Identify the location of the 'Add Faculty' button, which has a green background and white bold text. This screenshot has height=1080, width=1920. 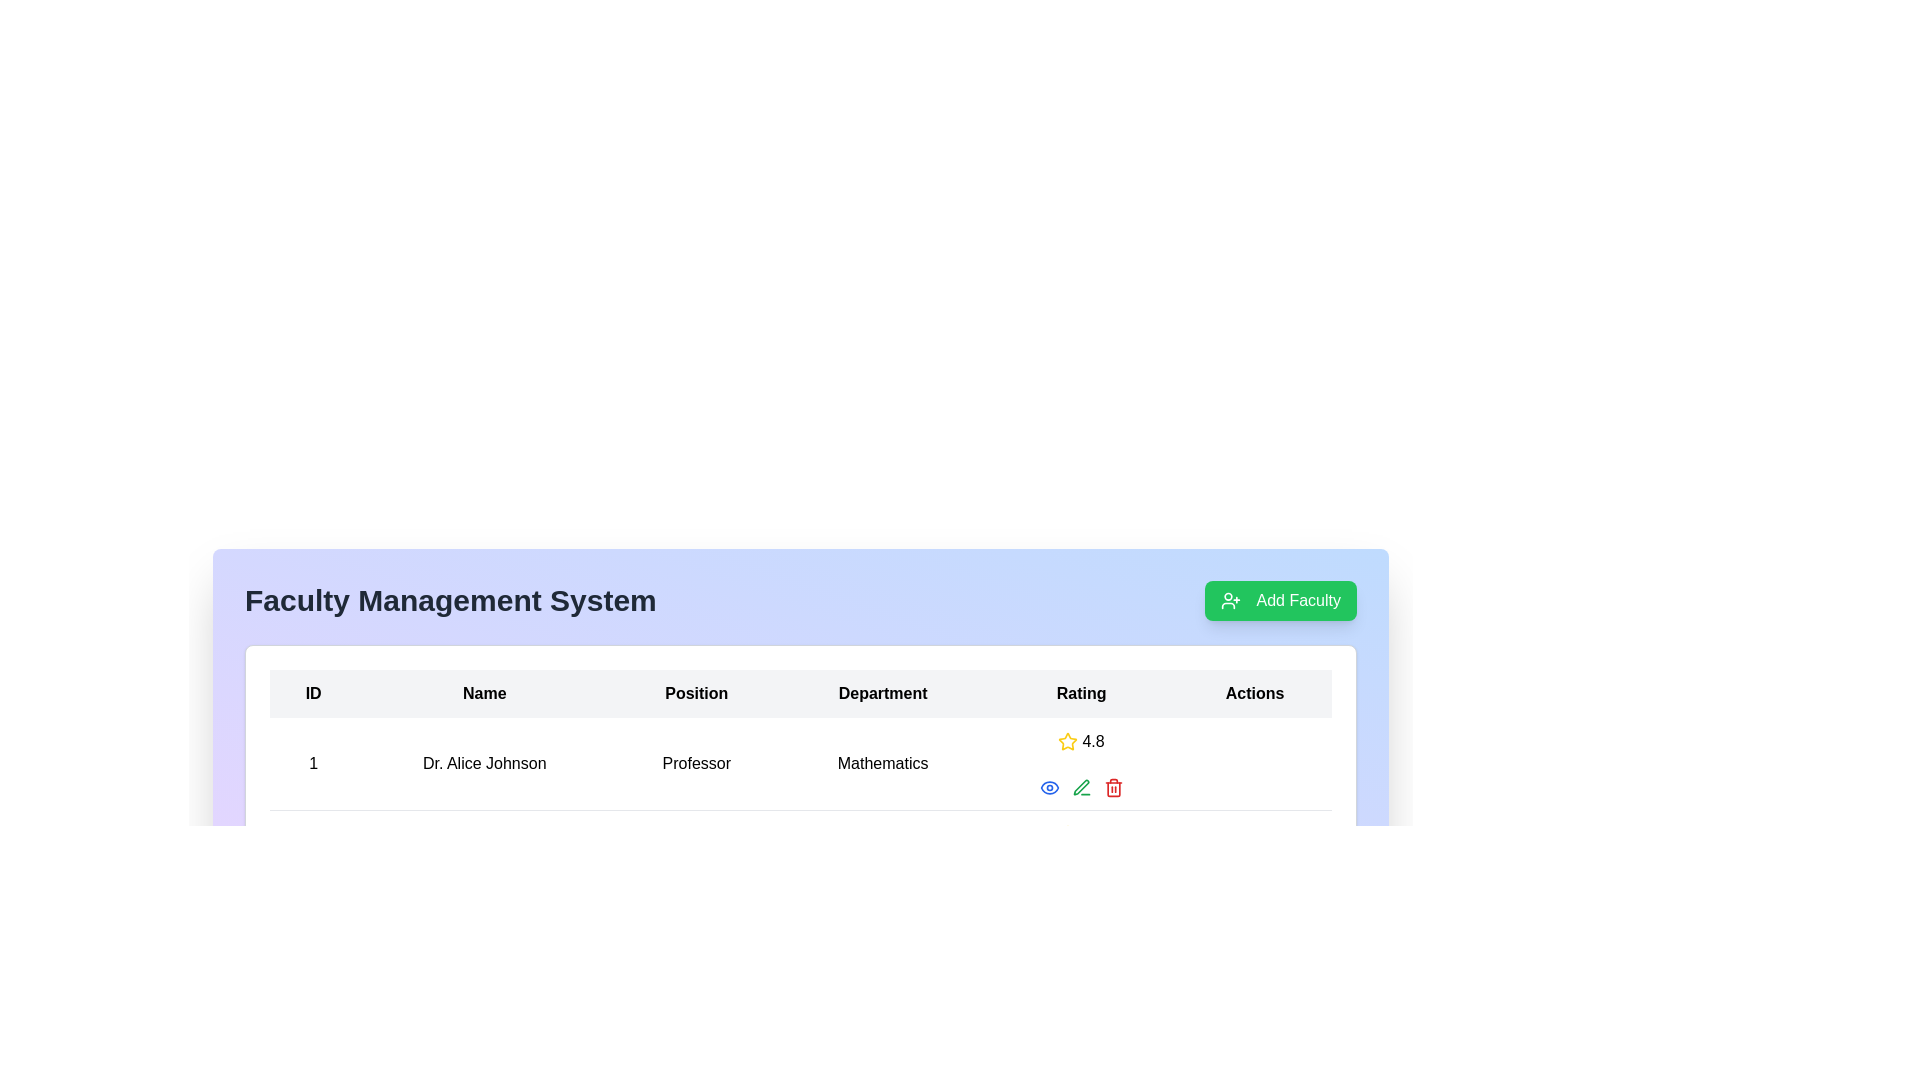
(1280, 600).